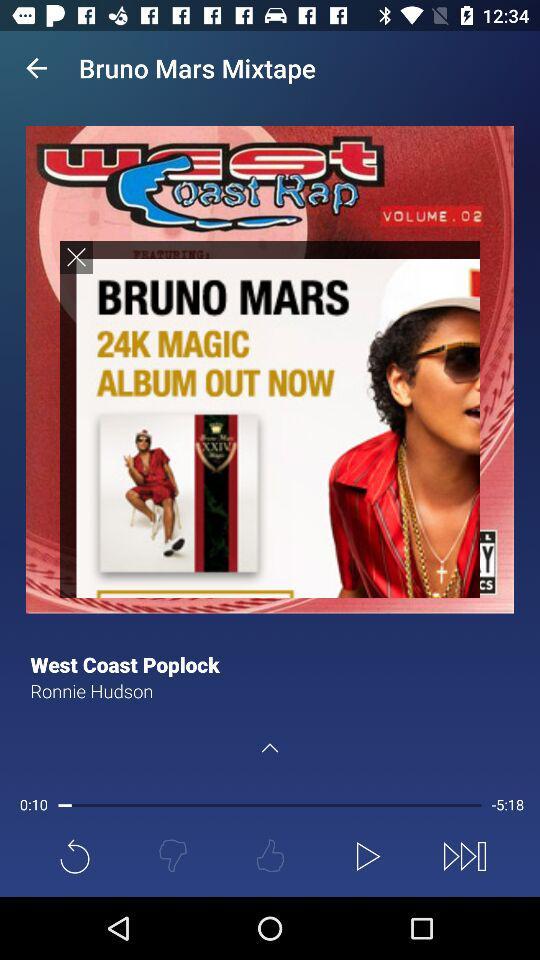  I want to click on the fast forward icon, so click(464, 855).